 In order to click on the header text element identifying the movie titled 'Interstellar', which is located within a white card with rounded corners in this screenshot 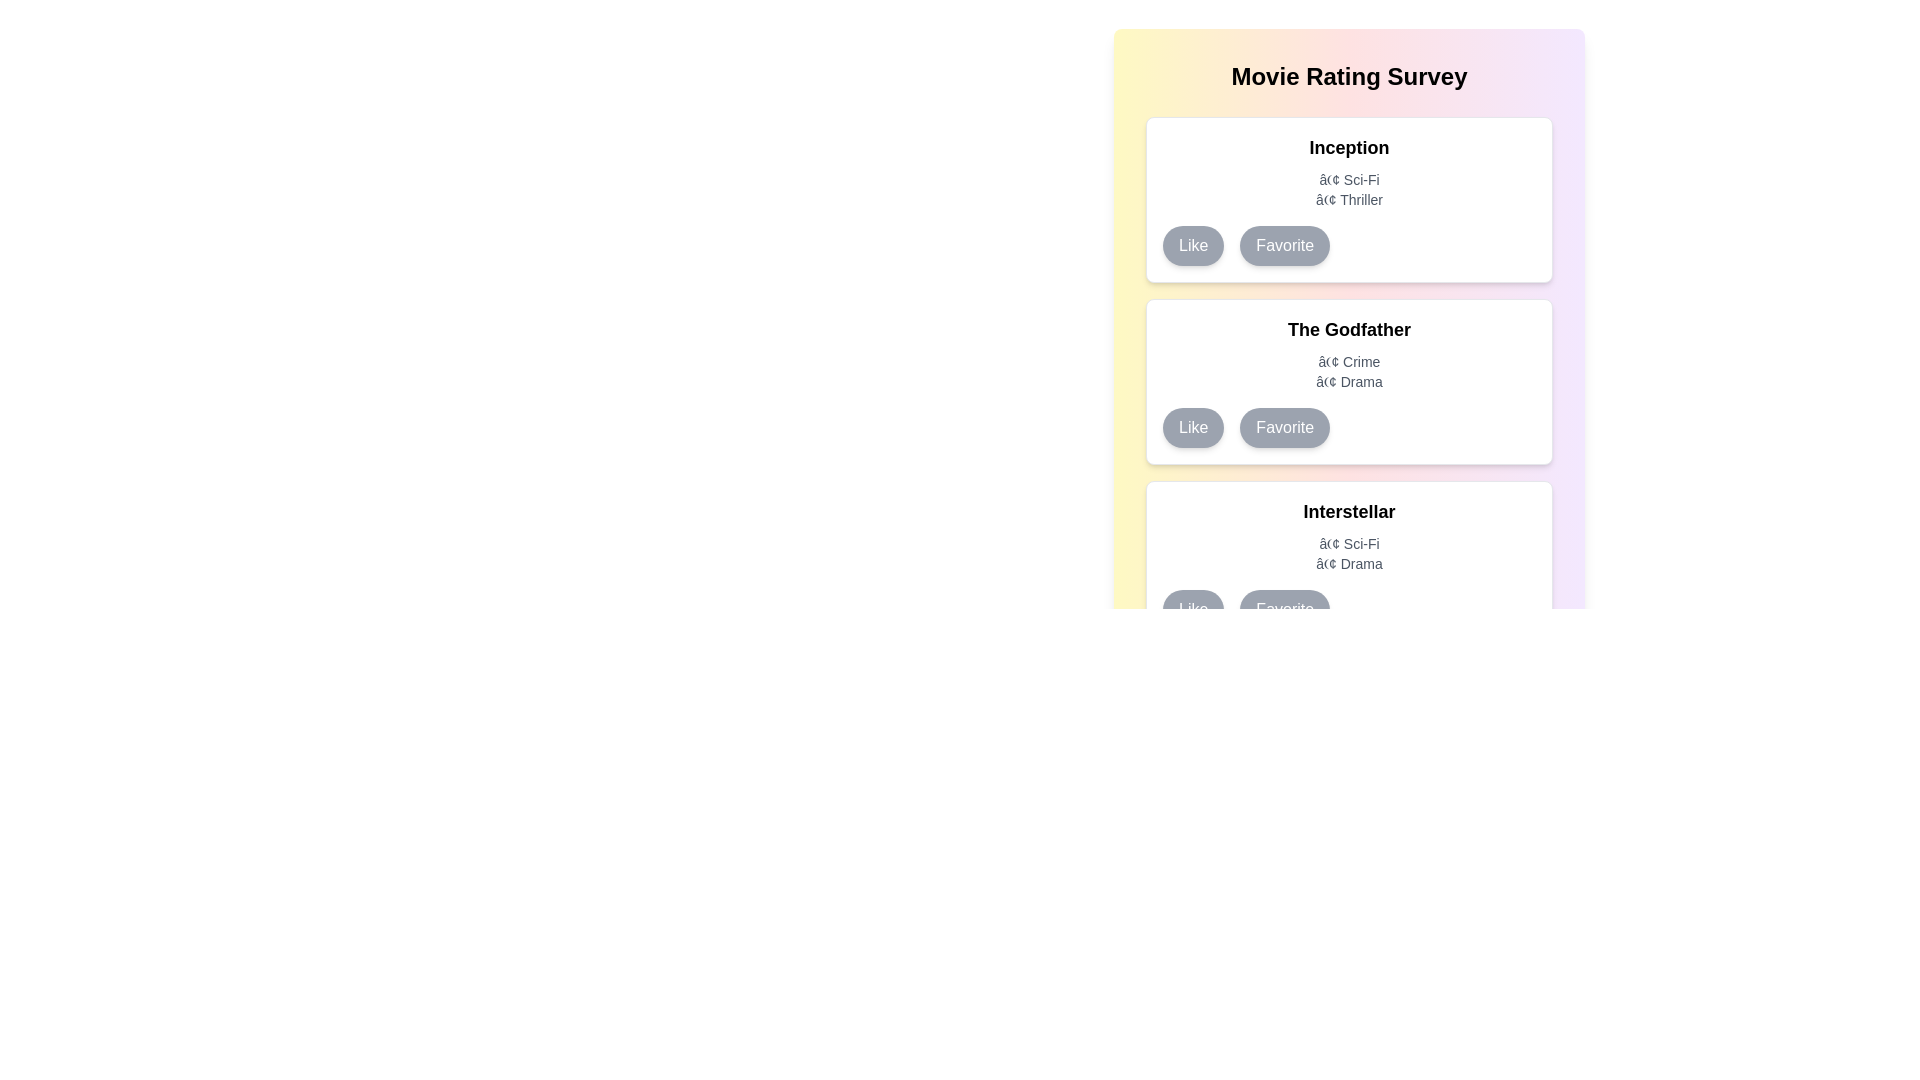, I will do `click(1349, 511)`.